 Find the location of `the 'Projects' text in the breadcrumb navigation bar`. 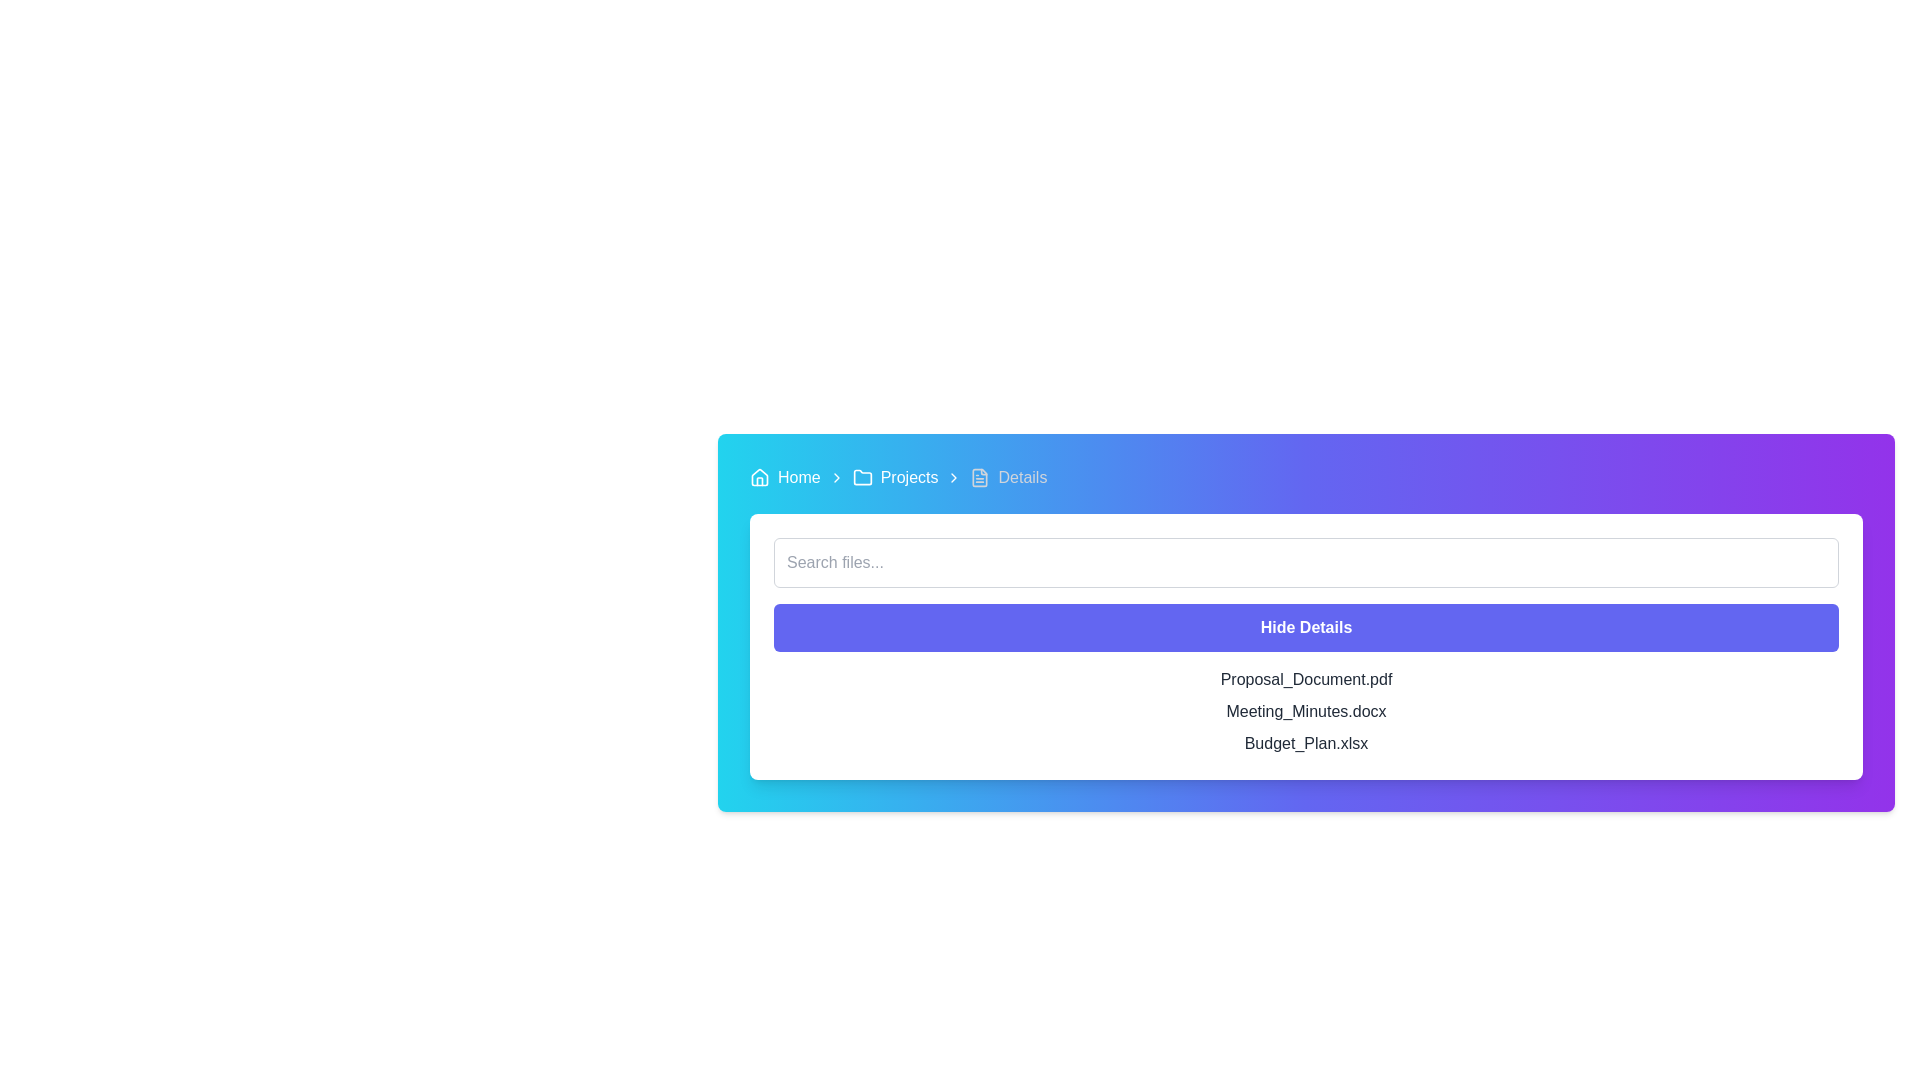

the 'Projects' text in the breadcrumb navigation bar is located at coordinates (894, 478).